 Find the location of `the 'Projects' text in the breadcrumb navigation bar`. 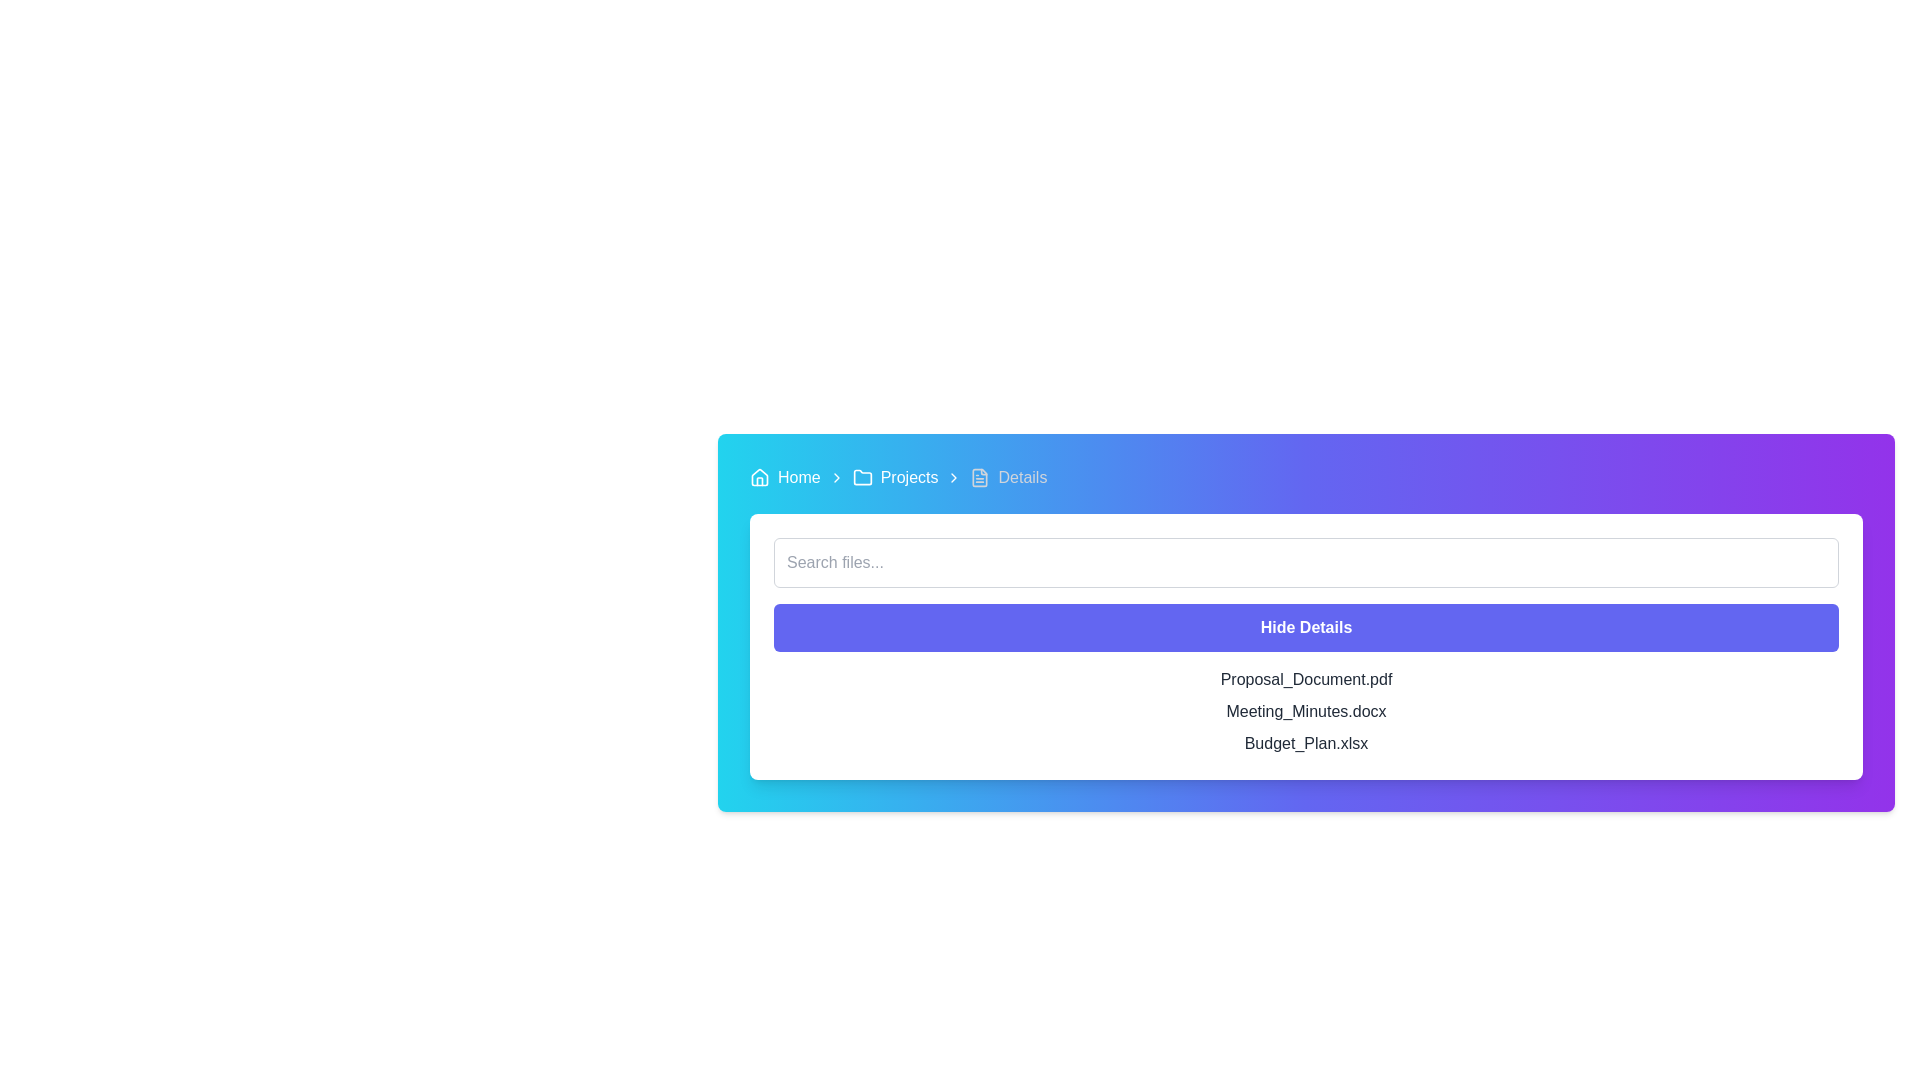

the 'Projects' text in the breadcrumb navigation bar is located at coordinates (894, 478).